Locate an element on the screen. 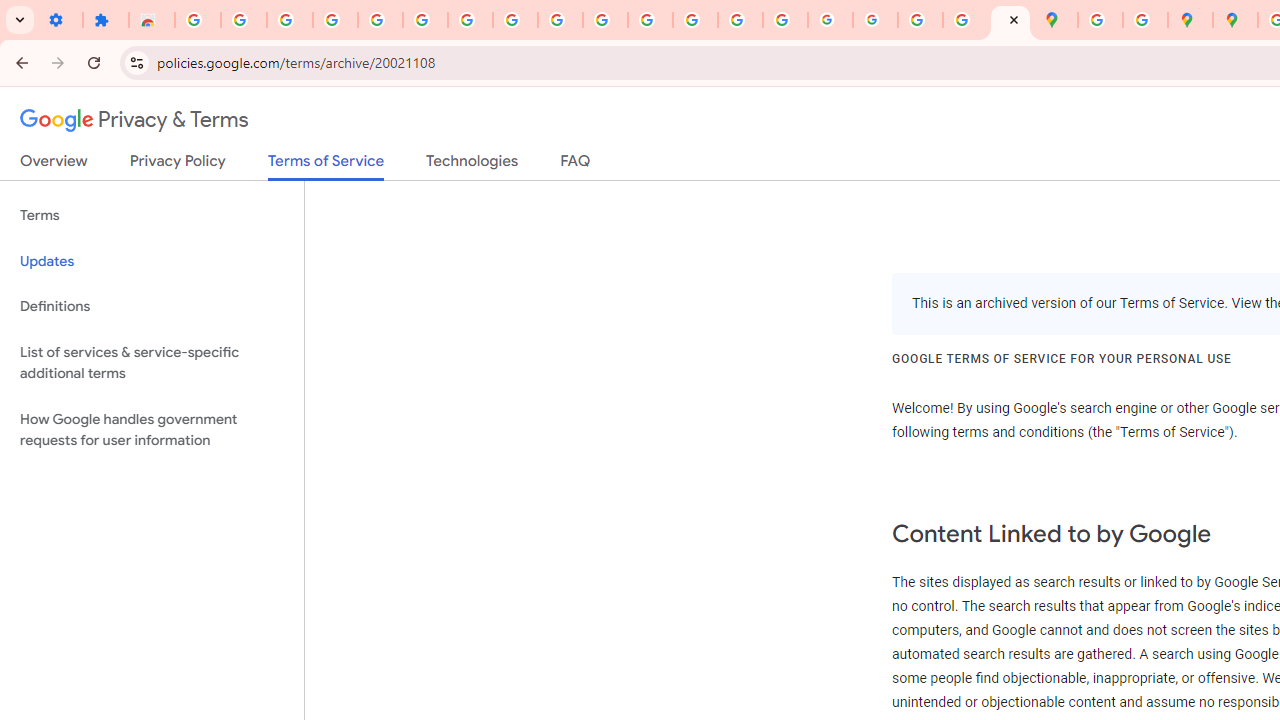 This screenshot has height=720, width=1280. 'Sign in - Google Accounts' is located at coordinates (424, 20).